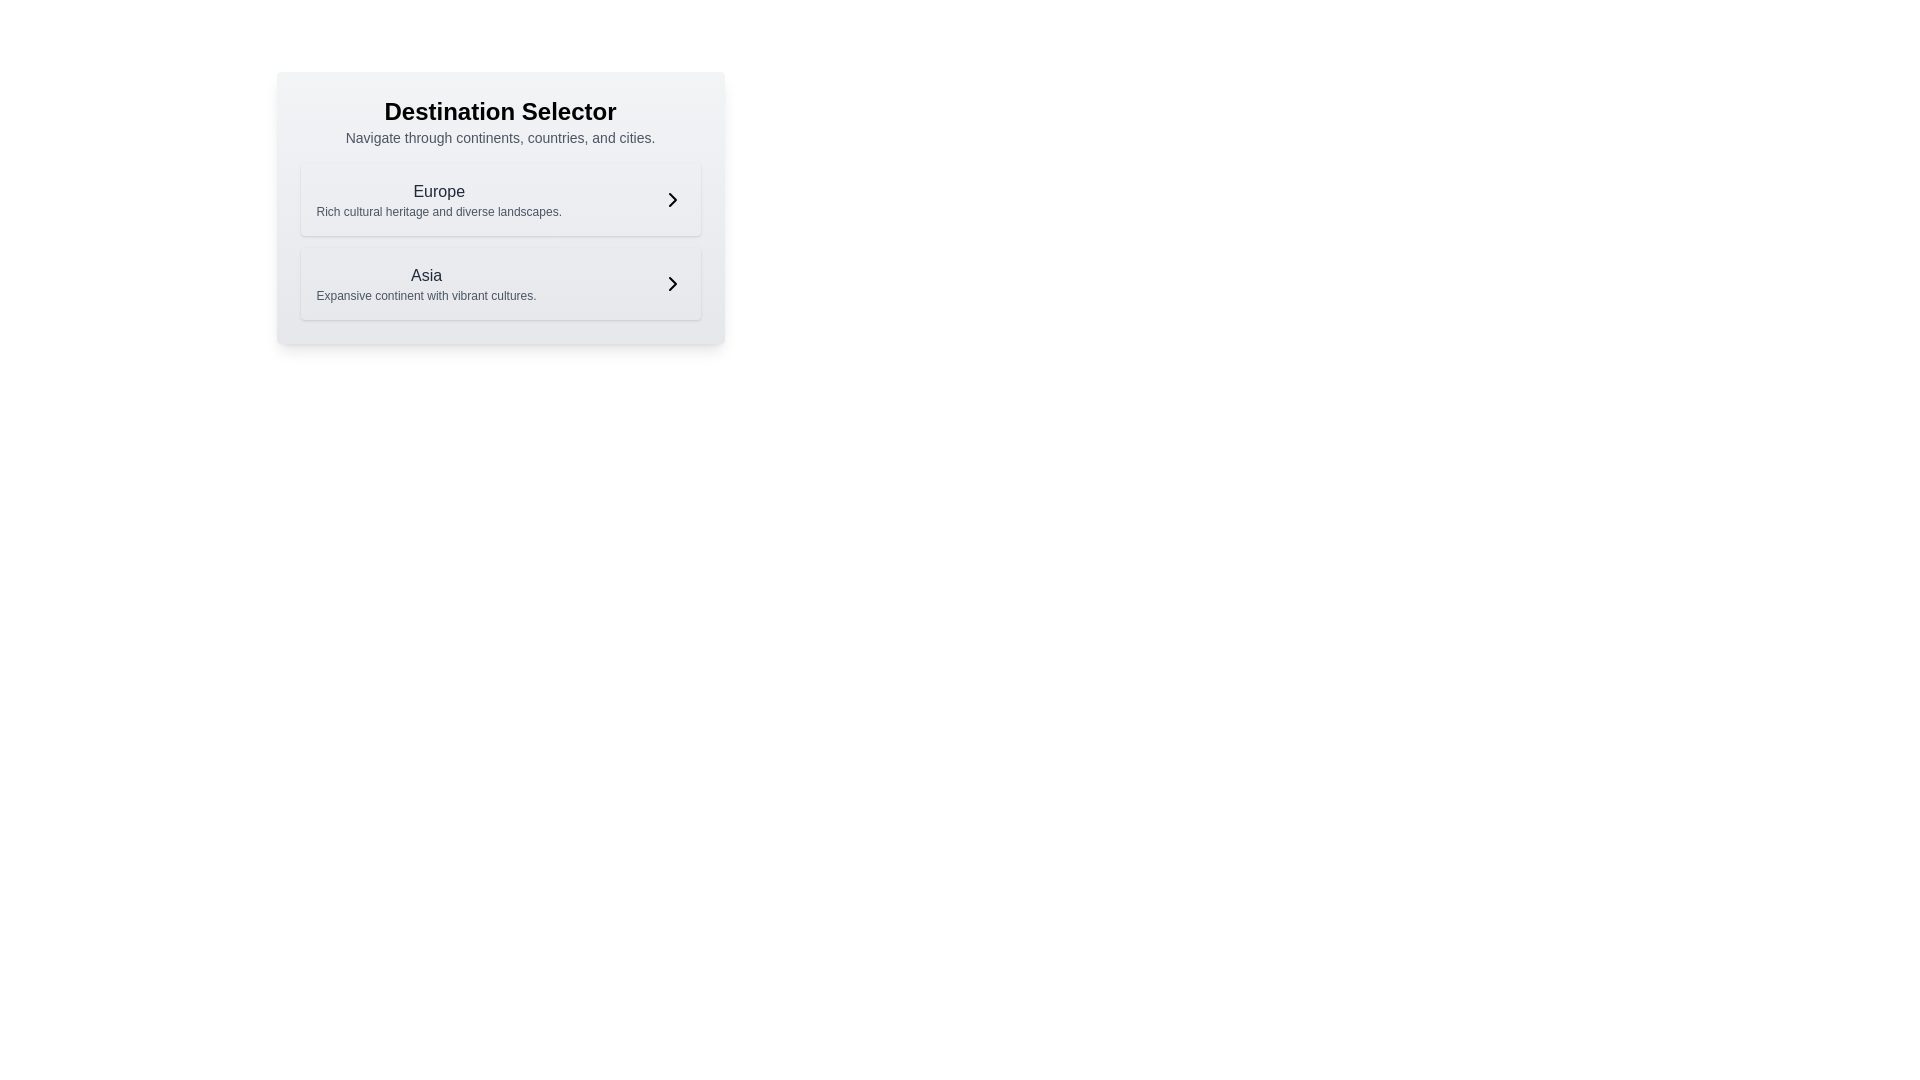  Describe the element at coordinates (672, 200) in the screenshot. I see `the visual indicator icon for the 'Europe' option, which is located at the far right of the 'Europe' list item in the destination selection card` at that location.